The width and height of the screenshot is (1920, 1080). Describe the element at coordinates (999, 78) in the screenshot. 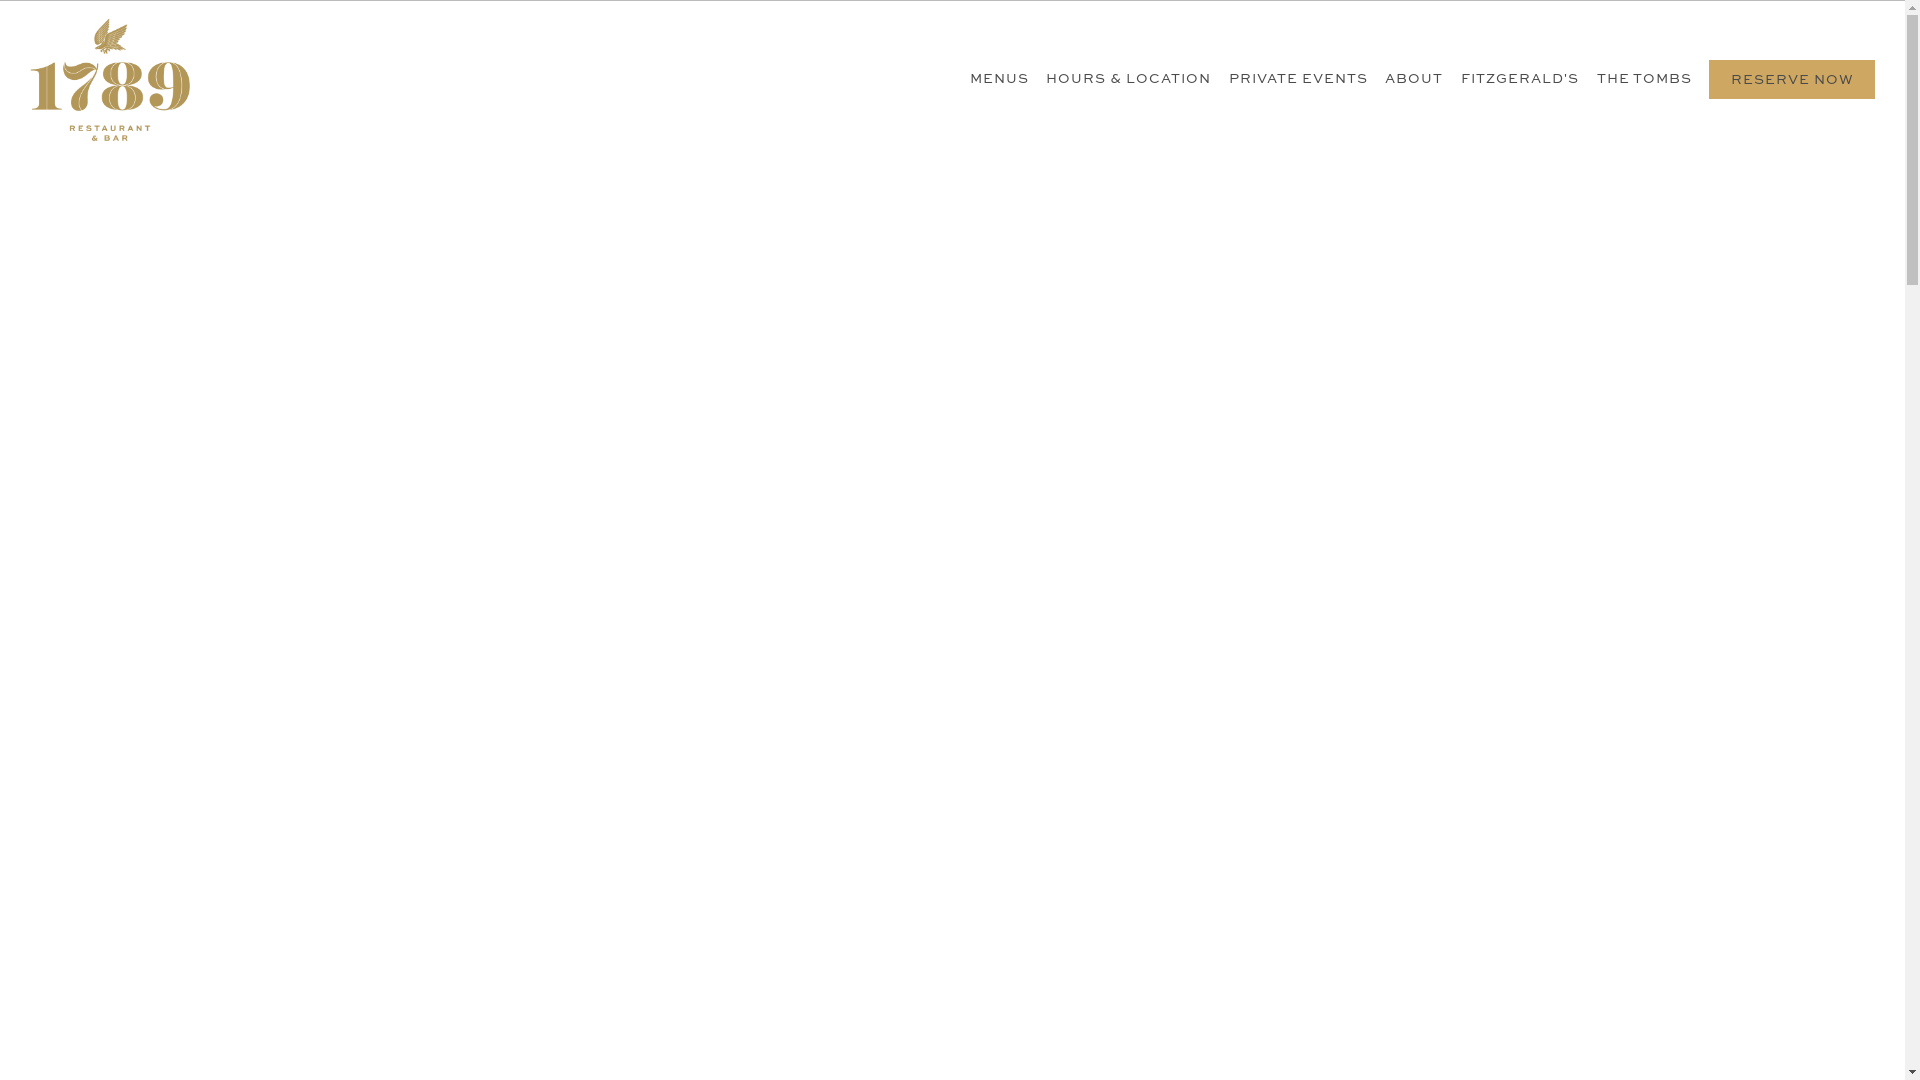

I see `'MENUS'` at that location.